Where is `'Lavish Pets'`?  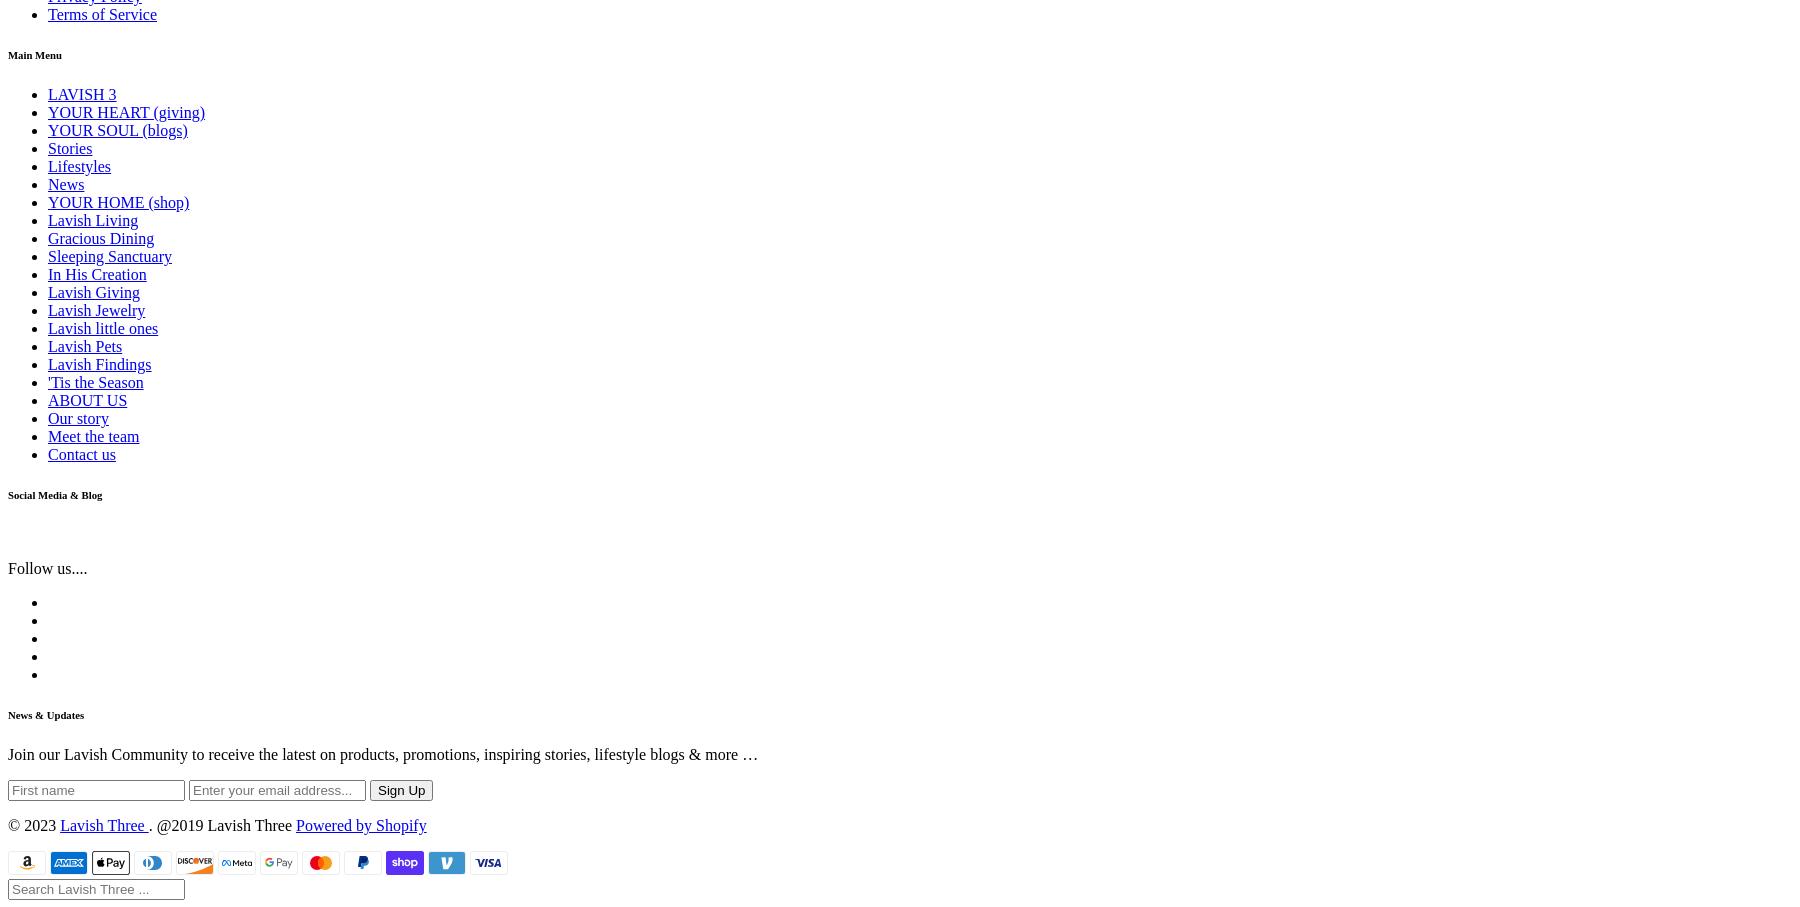
'Lavish Pets' is located at coordinates (83, 345).